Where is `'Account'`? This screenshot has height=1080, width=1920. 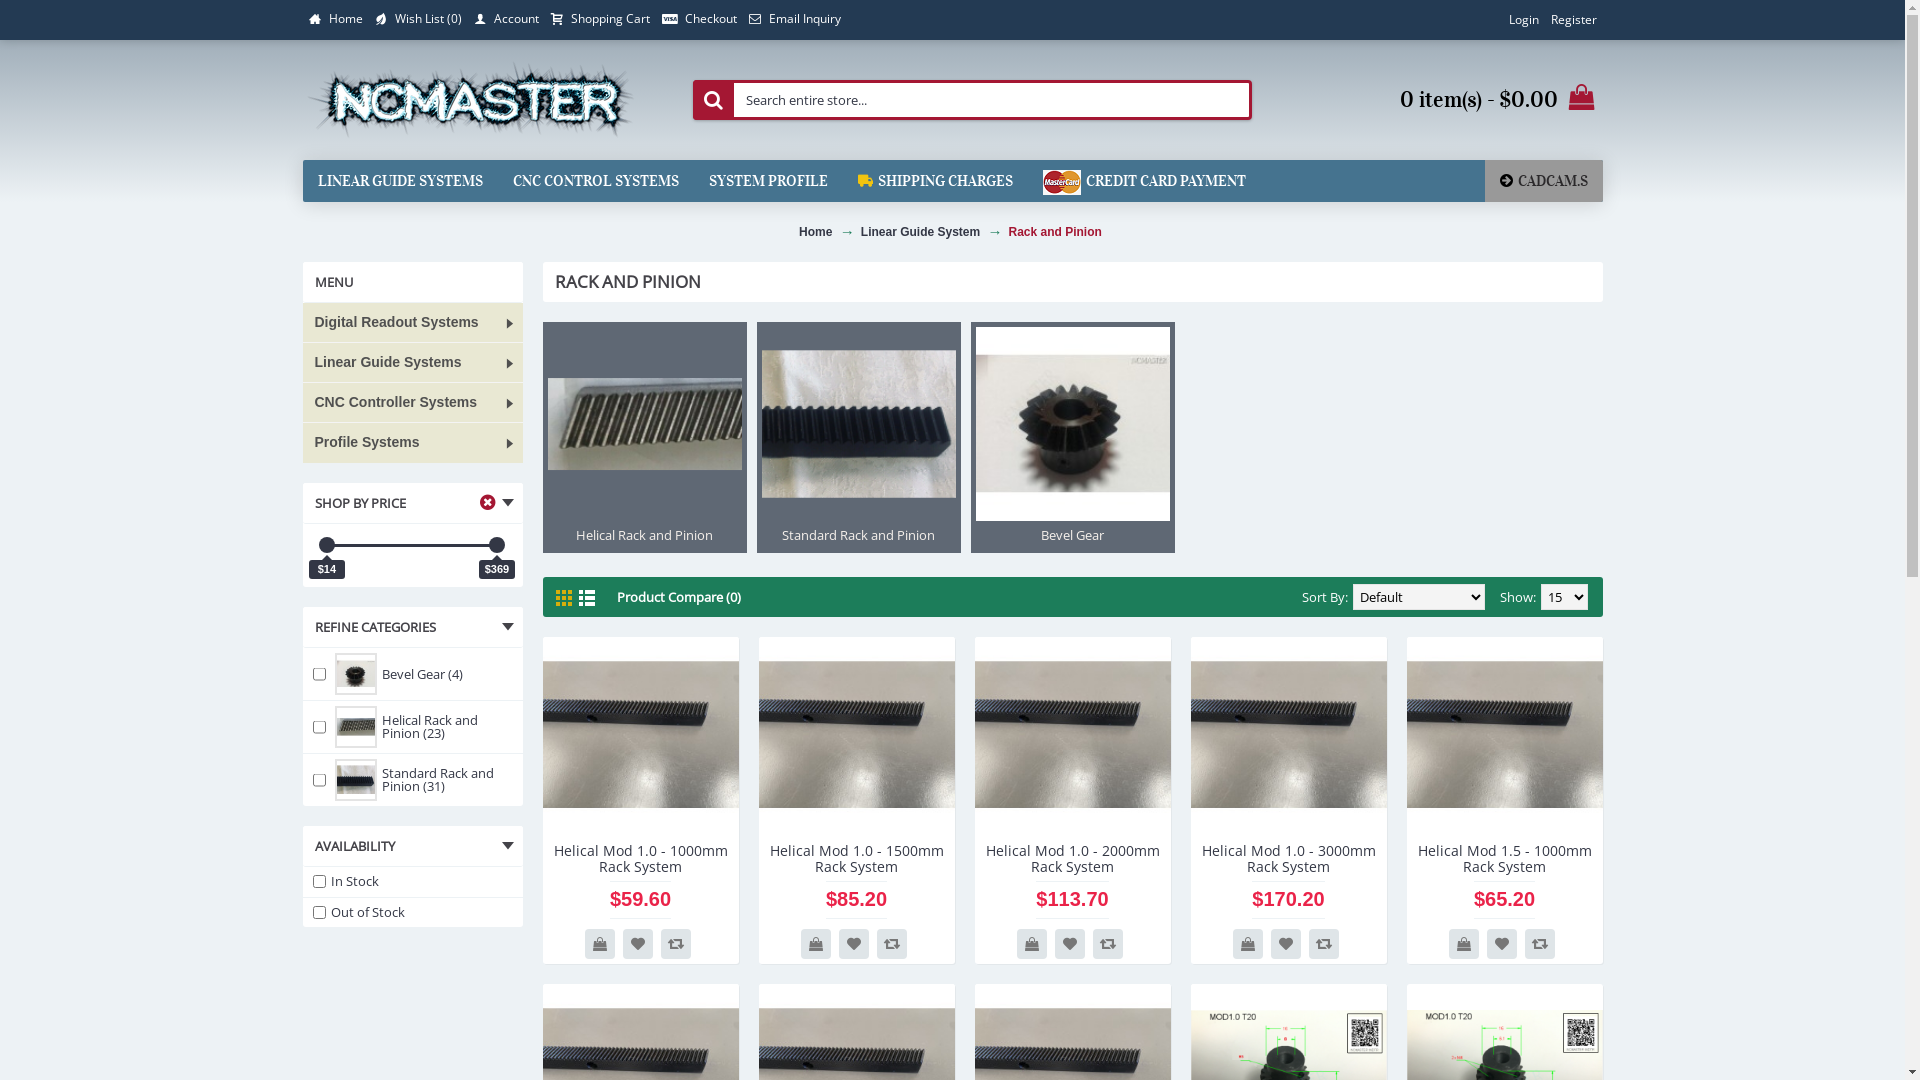 'Account' is located at coordinates (506, 19).